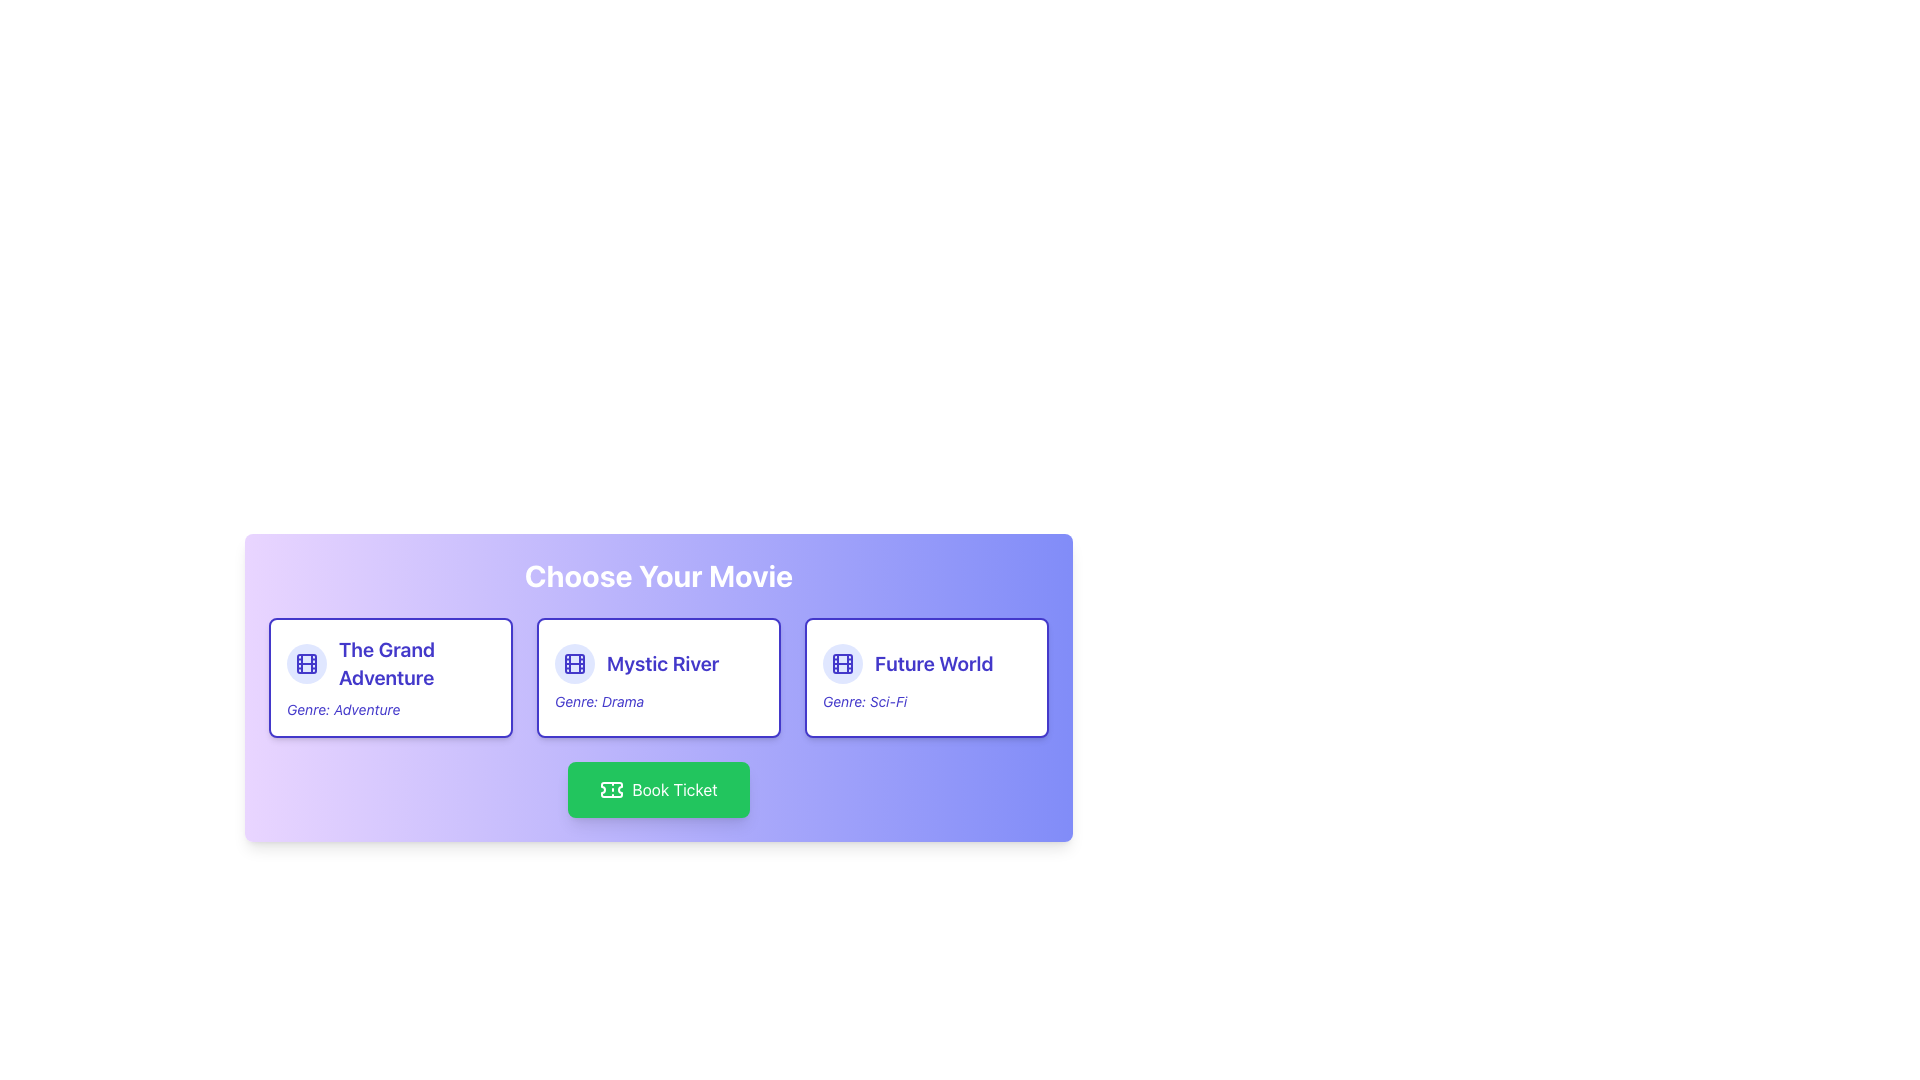  I want to click on the blue rectangular SVG component with rounded corners located within the film icon of the movie 'Mystic River', the second movie card in the horizontal list, so click(574, 663).